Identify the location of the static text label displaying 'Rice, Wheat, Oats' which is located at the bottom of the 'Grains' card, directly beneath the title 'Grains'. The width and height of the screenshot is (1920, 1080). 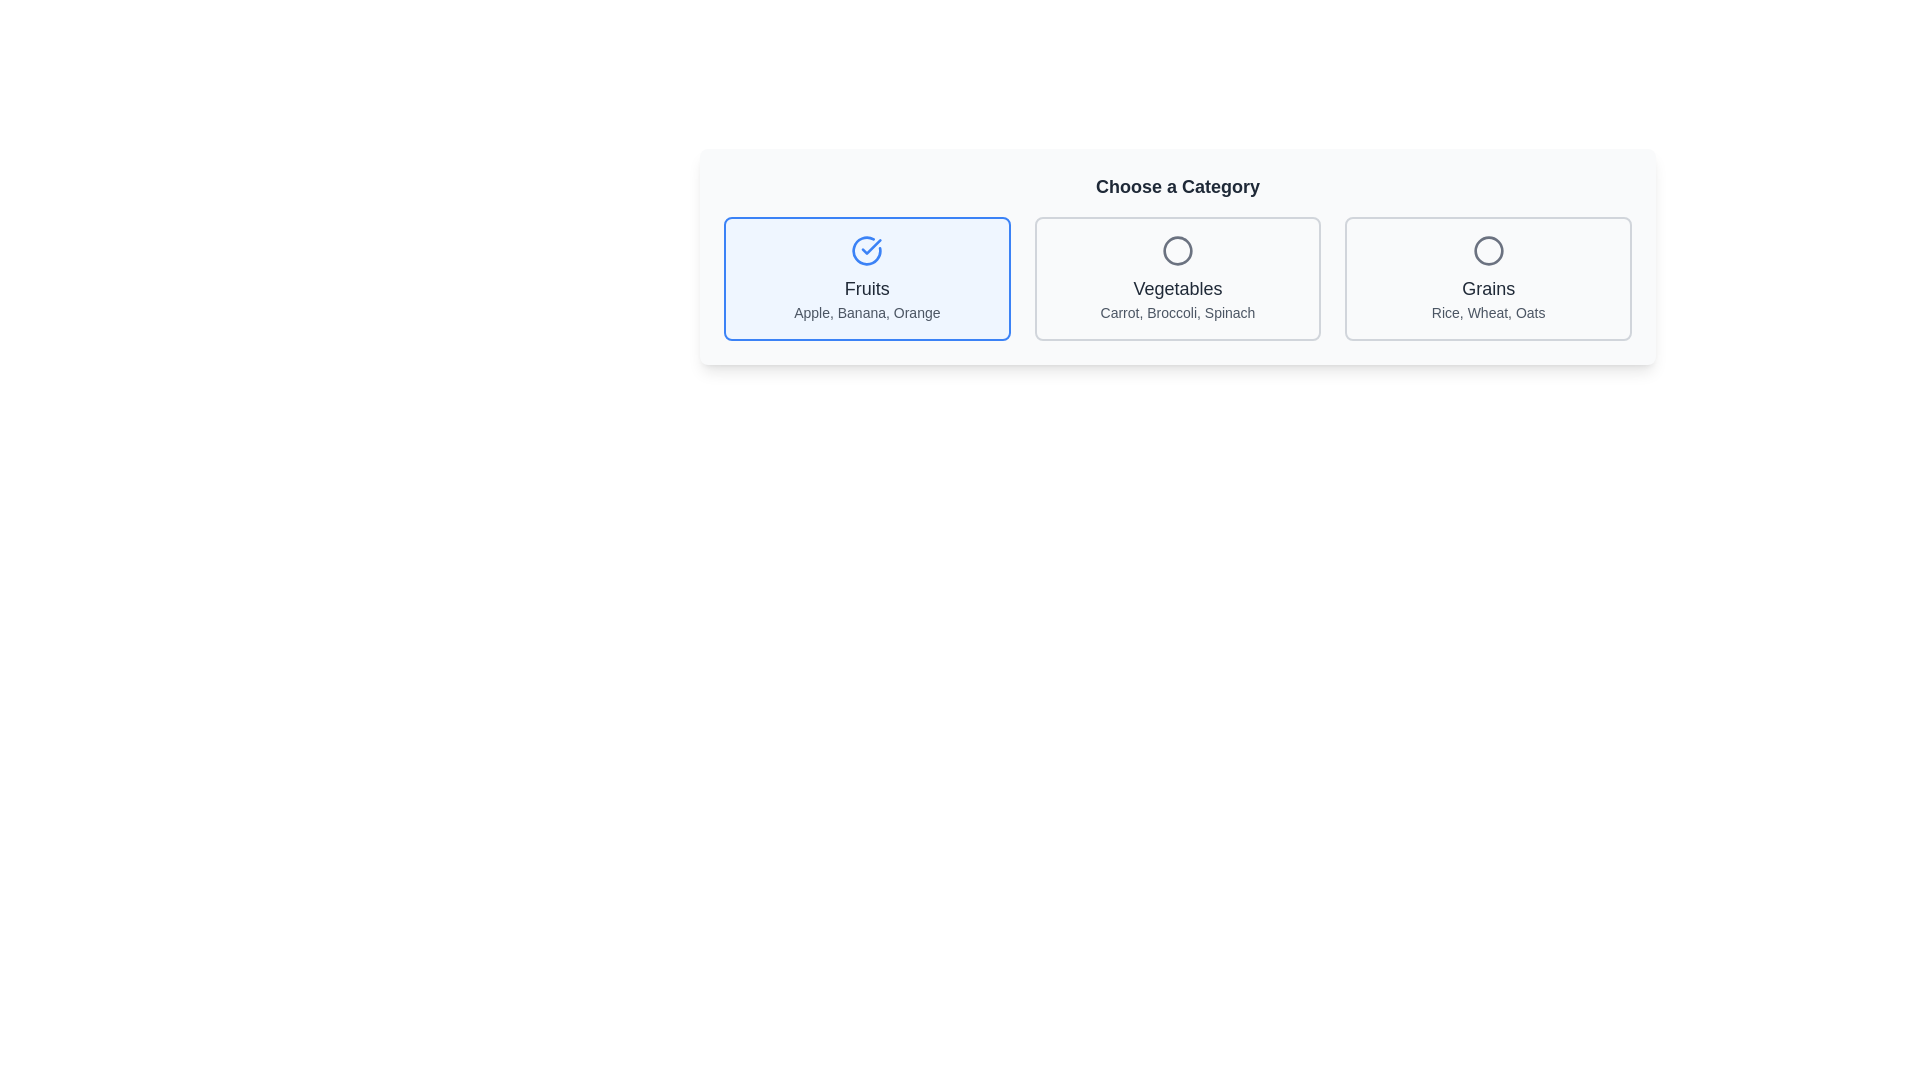
(1488, 312).